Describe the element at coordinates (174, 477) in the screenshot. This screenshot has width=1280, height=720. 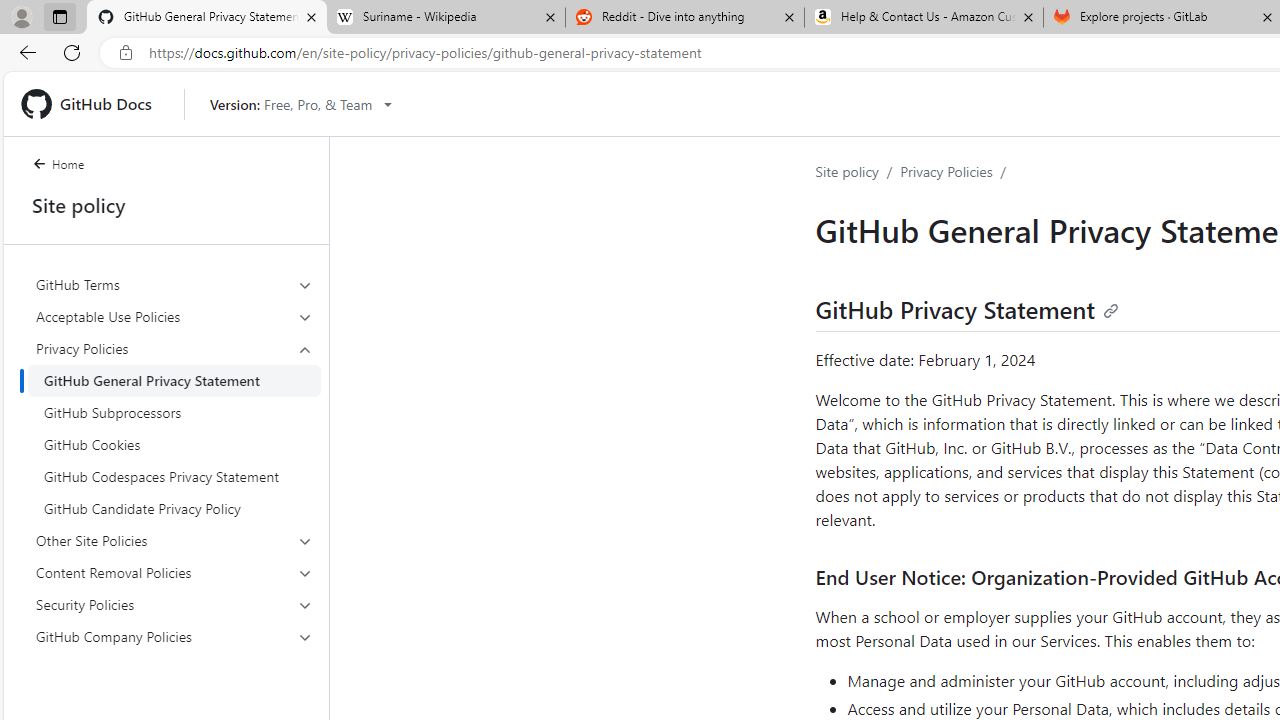
I see `'GitHub Codespaces Privacy Statement'` at that location.